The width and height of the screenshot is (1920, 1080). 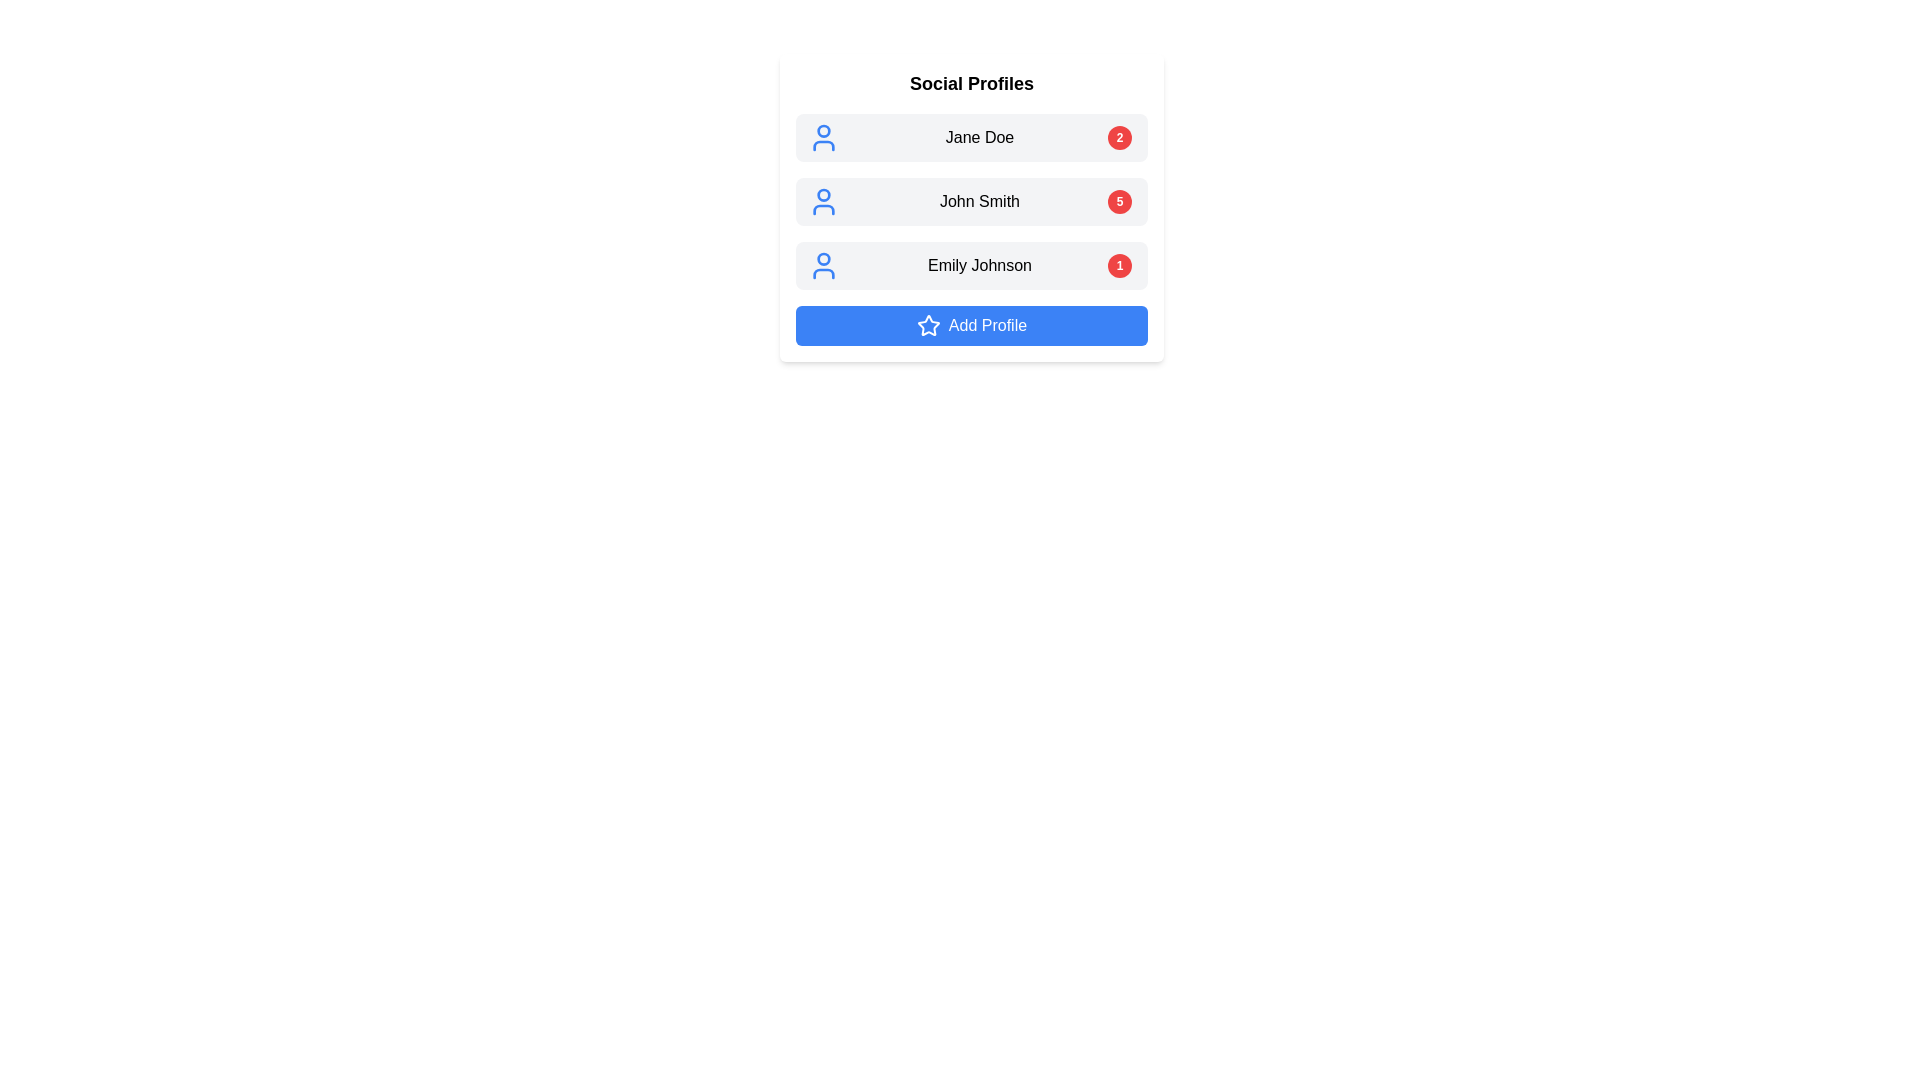 I want to click on the circular blue user icon associated with 'John Smith' in the 'Social Profiles' section, so click(x=824, y=195).